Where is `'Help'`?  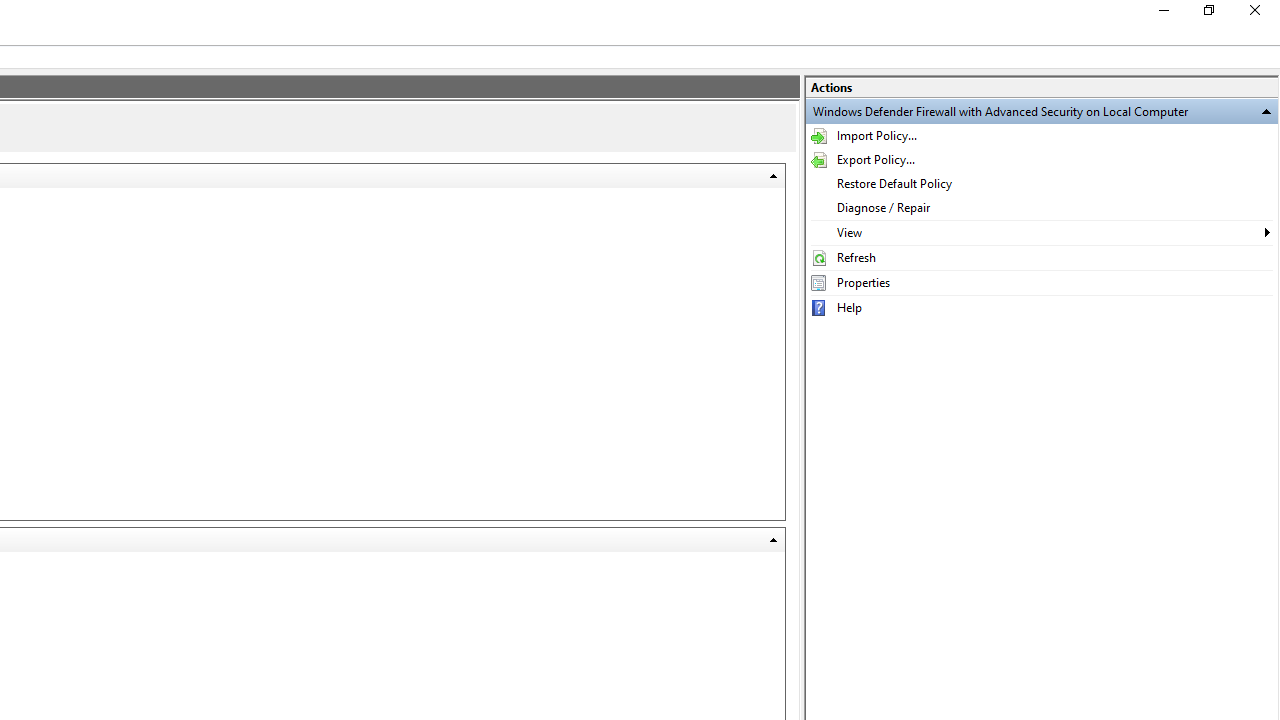
'Help' is located at coordinates (1040, 307).